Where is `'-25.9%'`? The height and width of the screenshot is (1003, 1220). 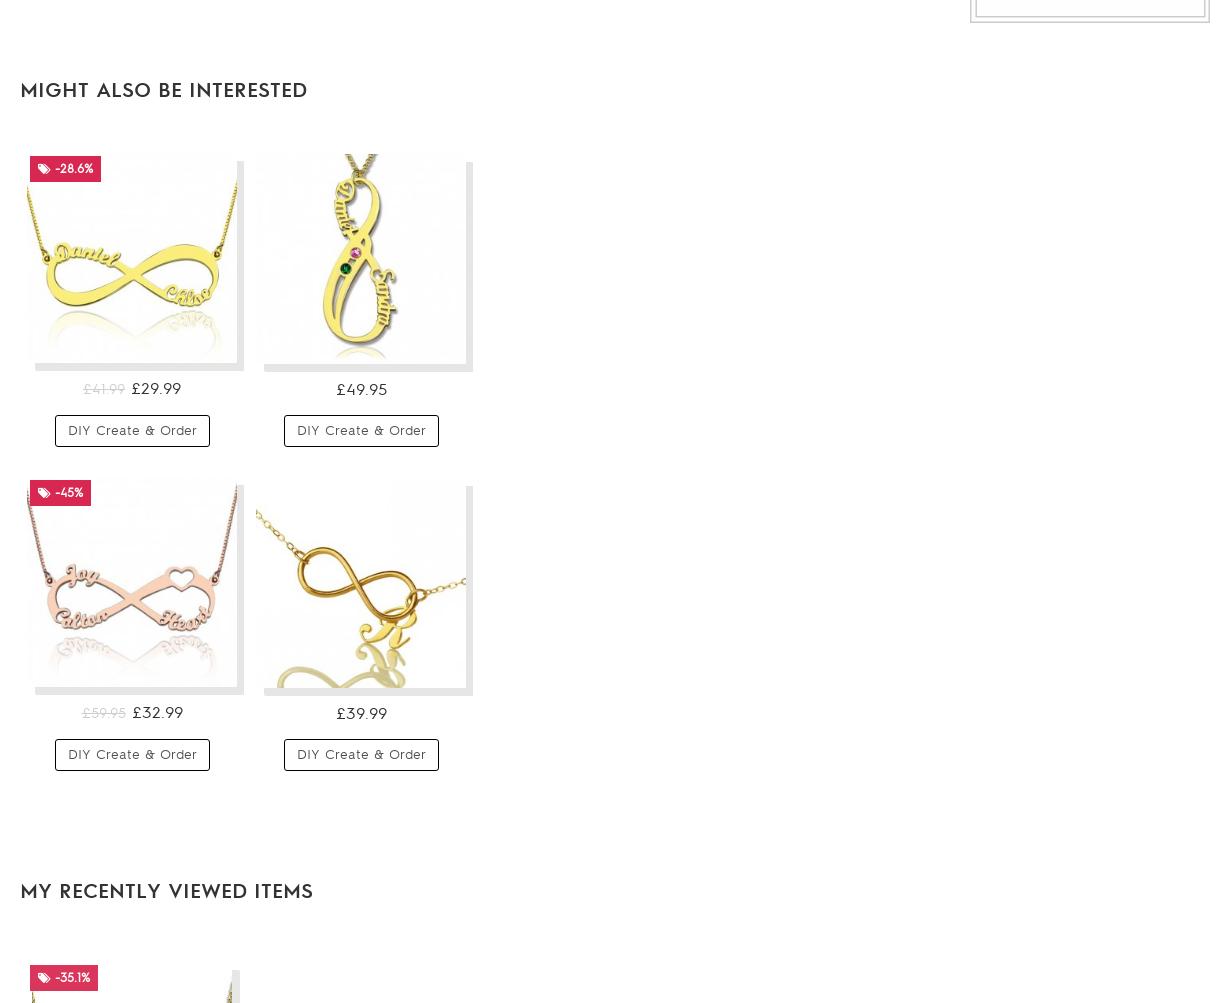
'-25.9%' is located at coordinates (758, 249).